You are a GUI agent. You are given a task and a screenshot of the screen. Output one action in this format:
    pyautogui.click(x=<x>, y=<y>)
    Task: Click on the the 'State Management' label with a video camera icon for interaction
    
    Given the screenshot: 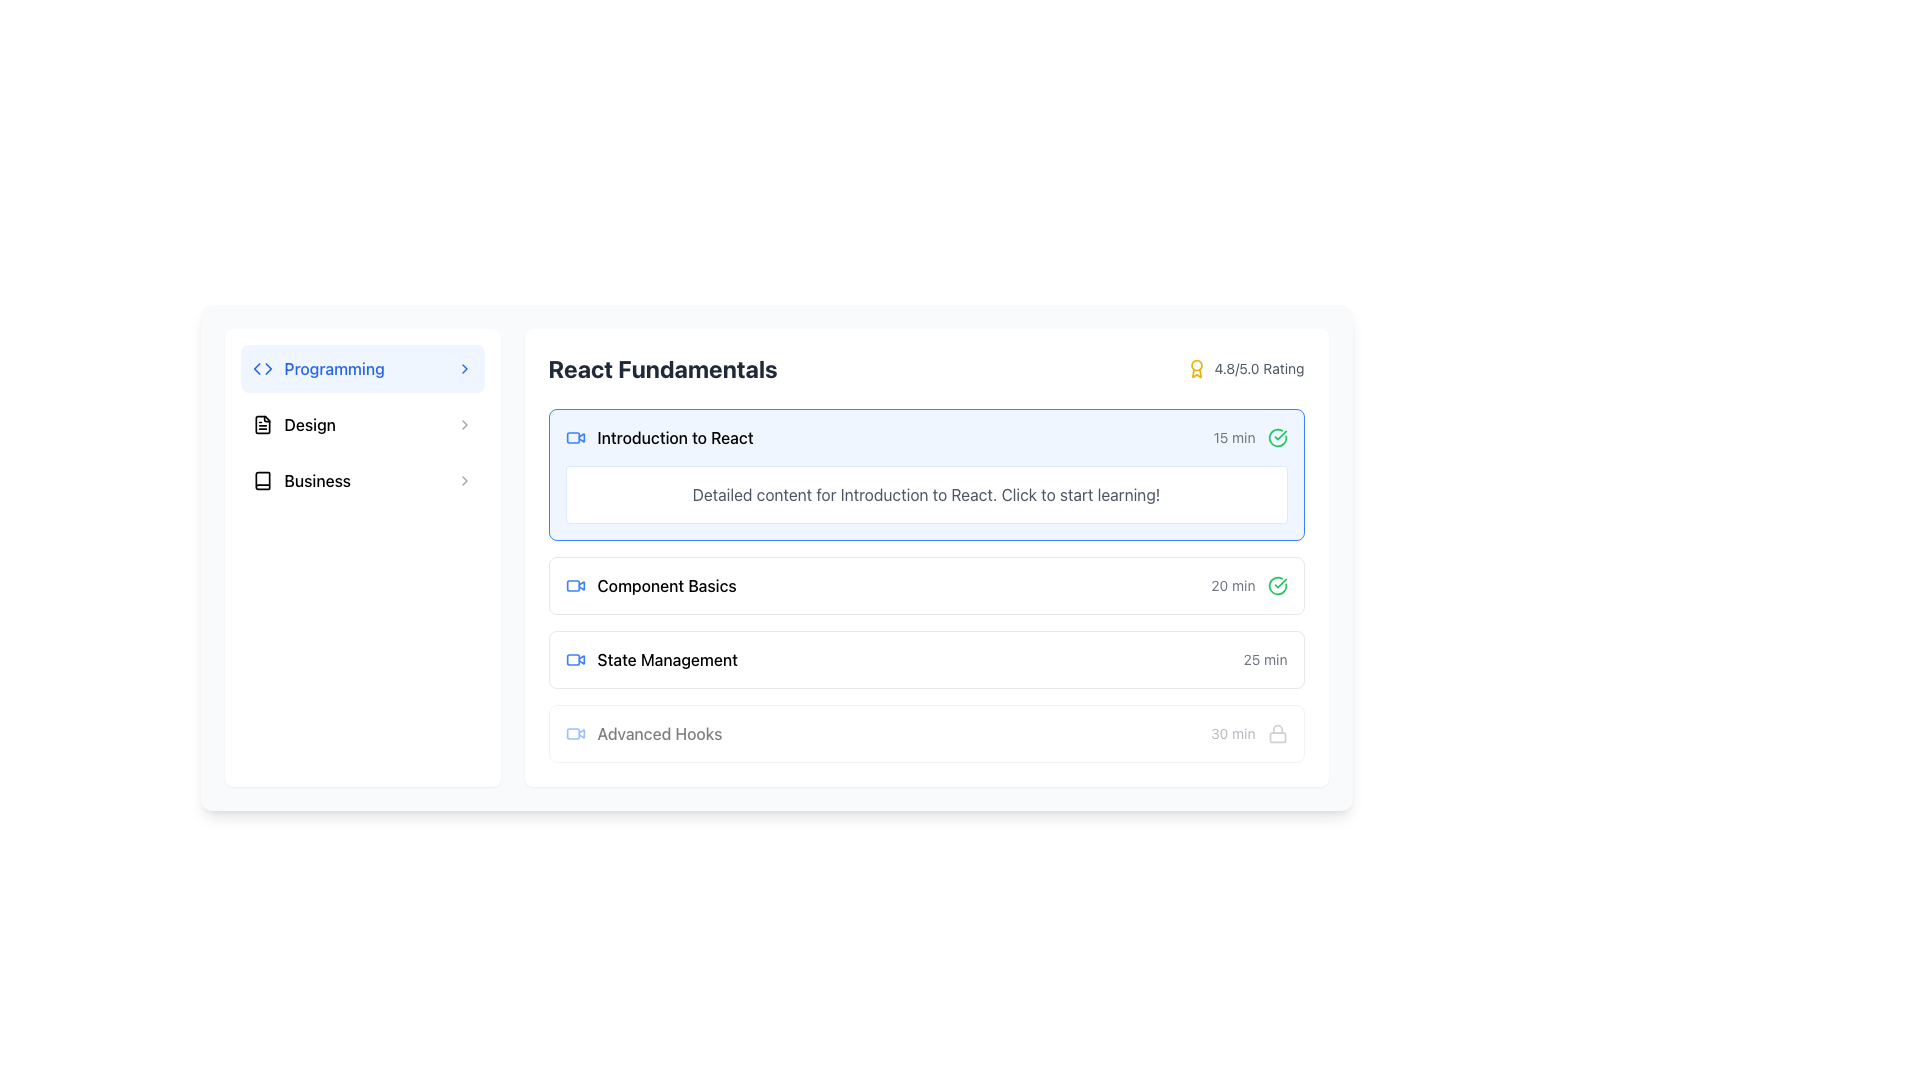 What is the action you would take?
    pyautogui.click(x=651, y=659)
    